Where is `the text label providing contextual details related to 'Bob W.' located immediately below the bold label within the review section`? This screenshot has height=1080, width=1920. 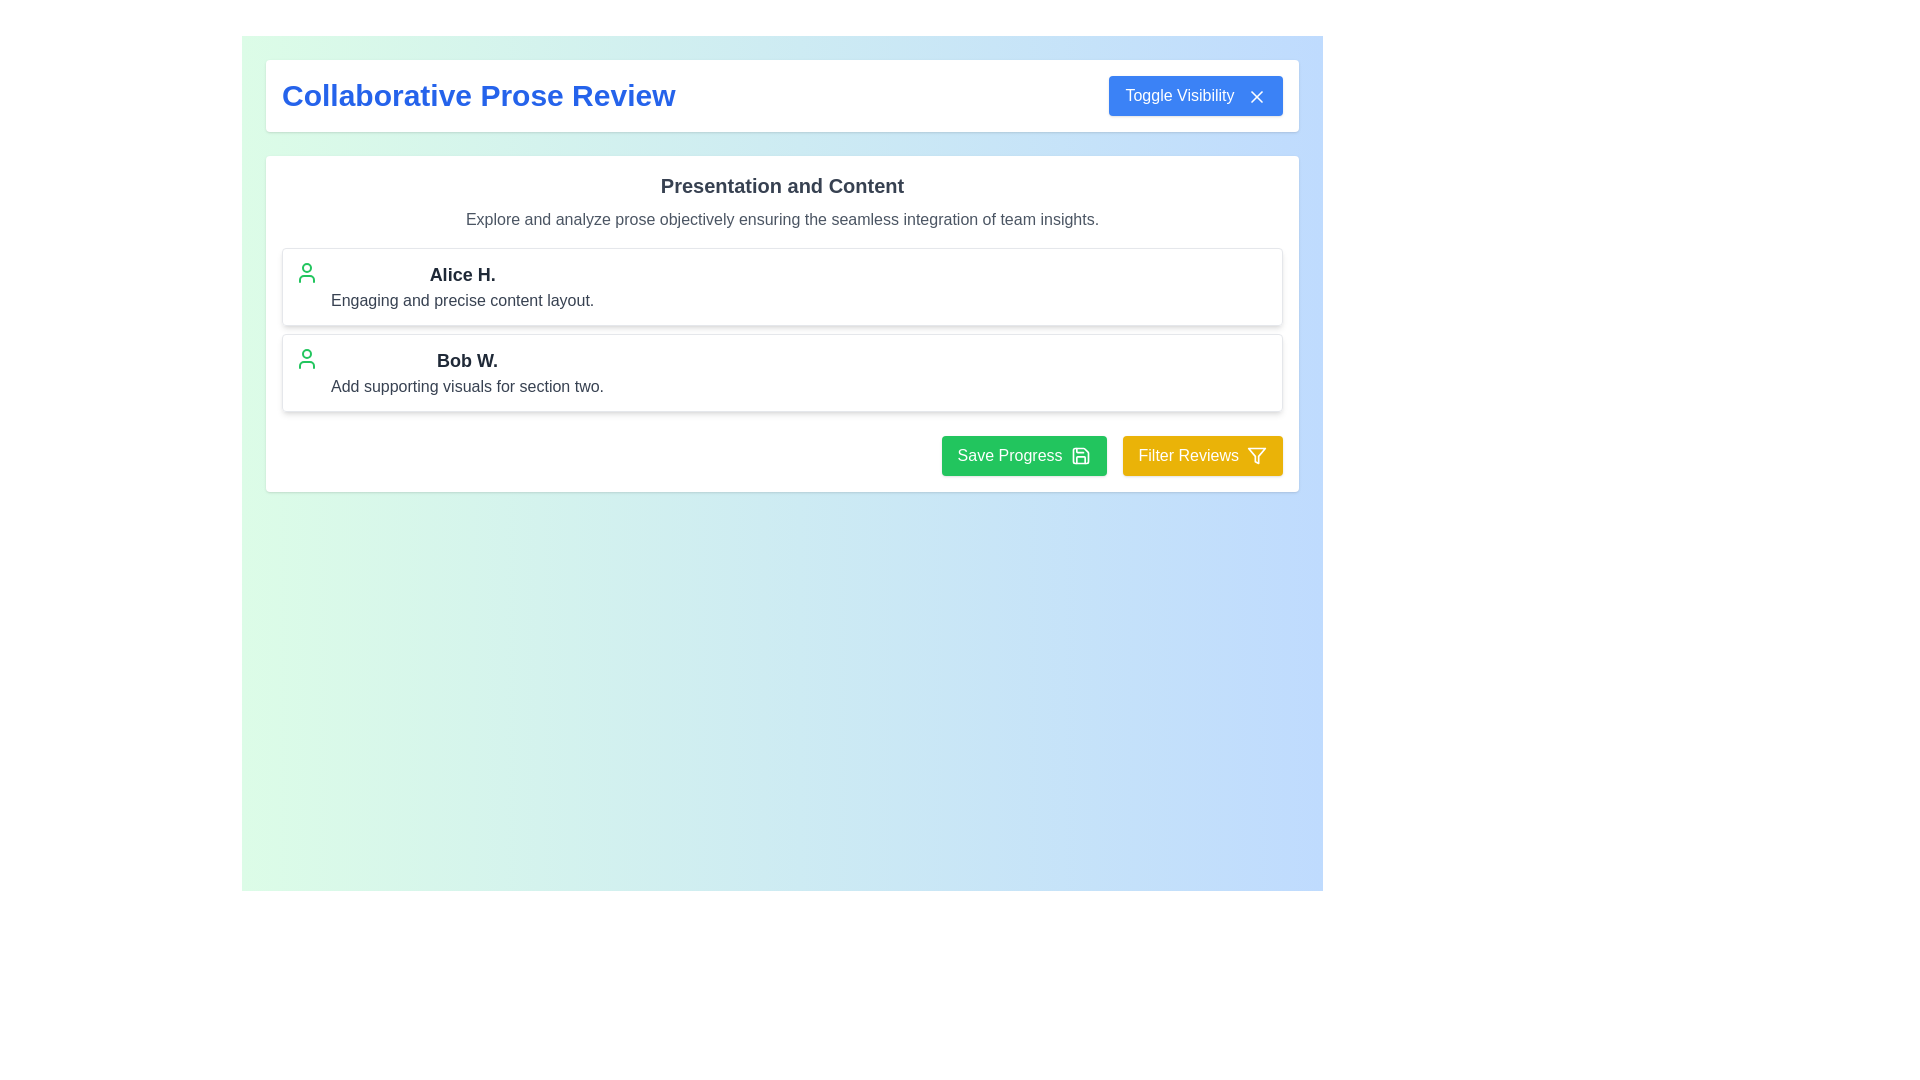 the text label providing contextual details related to 'Bob W.' located immediately below the bold label within the review section is located at coordinates (466, 386).